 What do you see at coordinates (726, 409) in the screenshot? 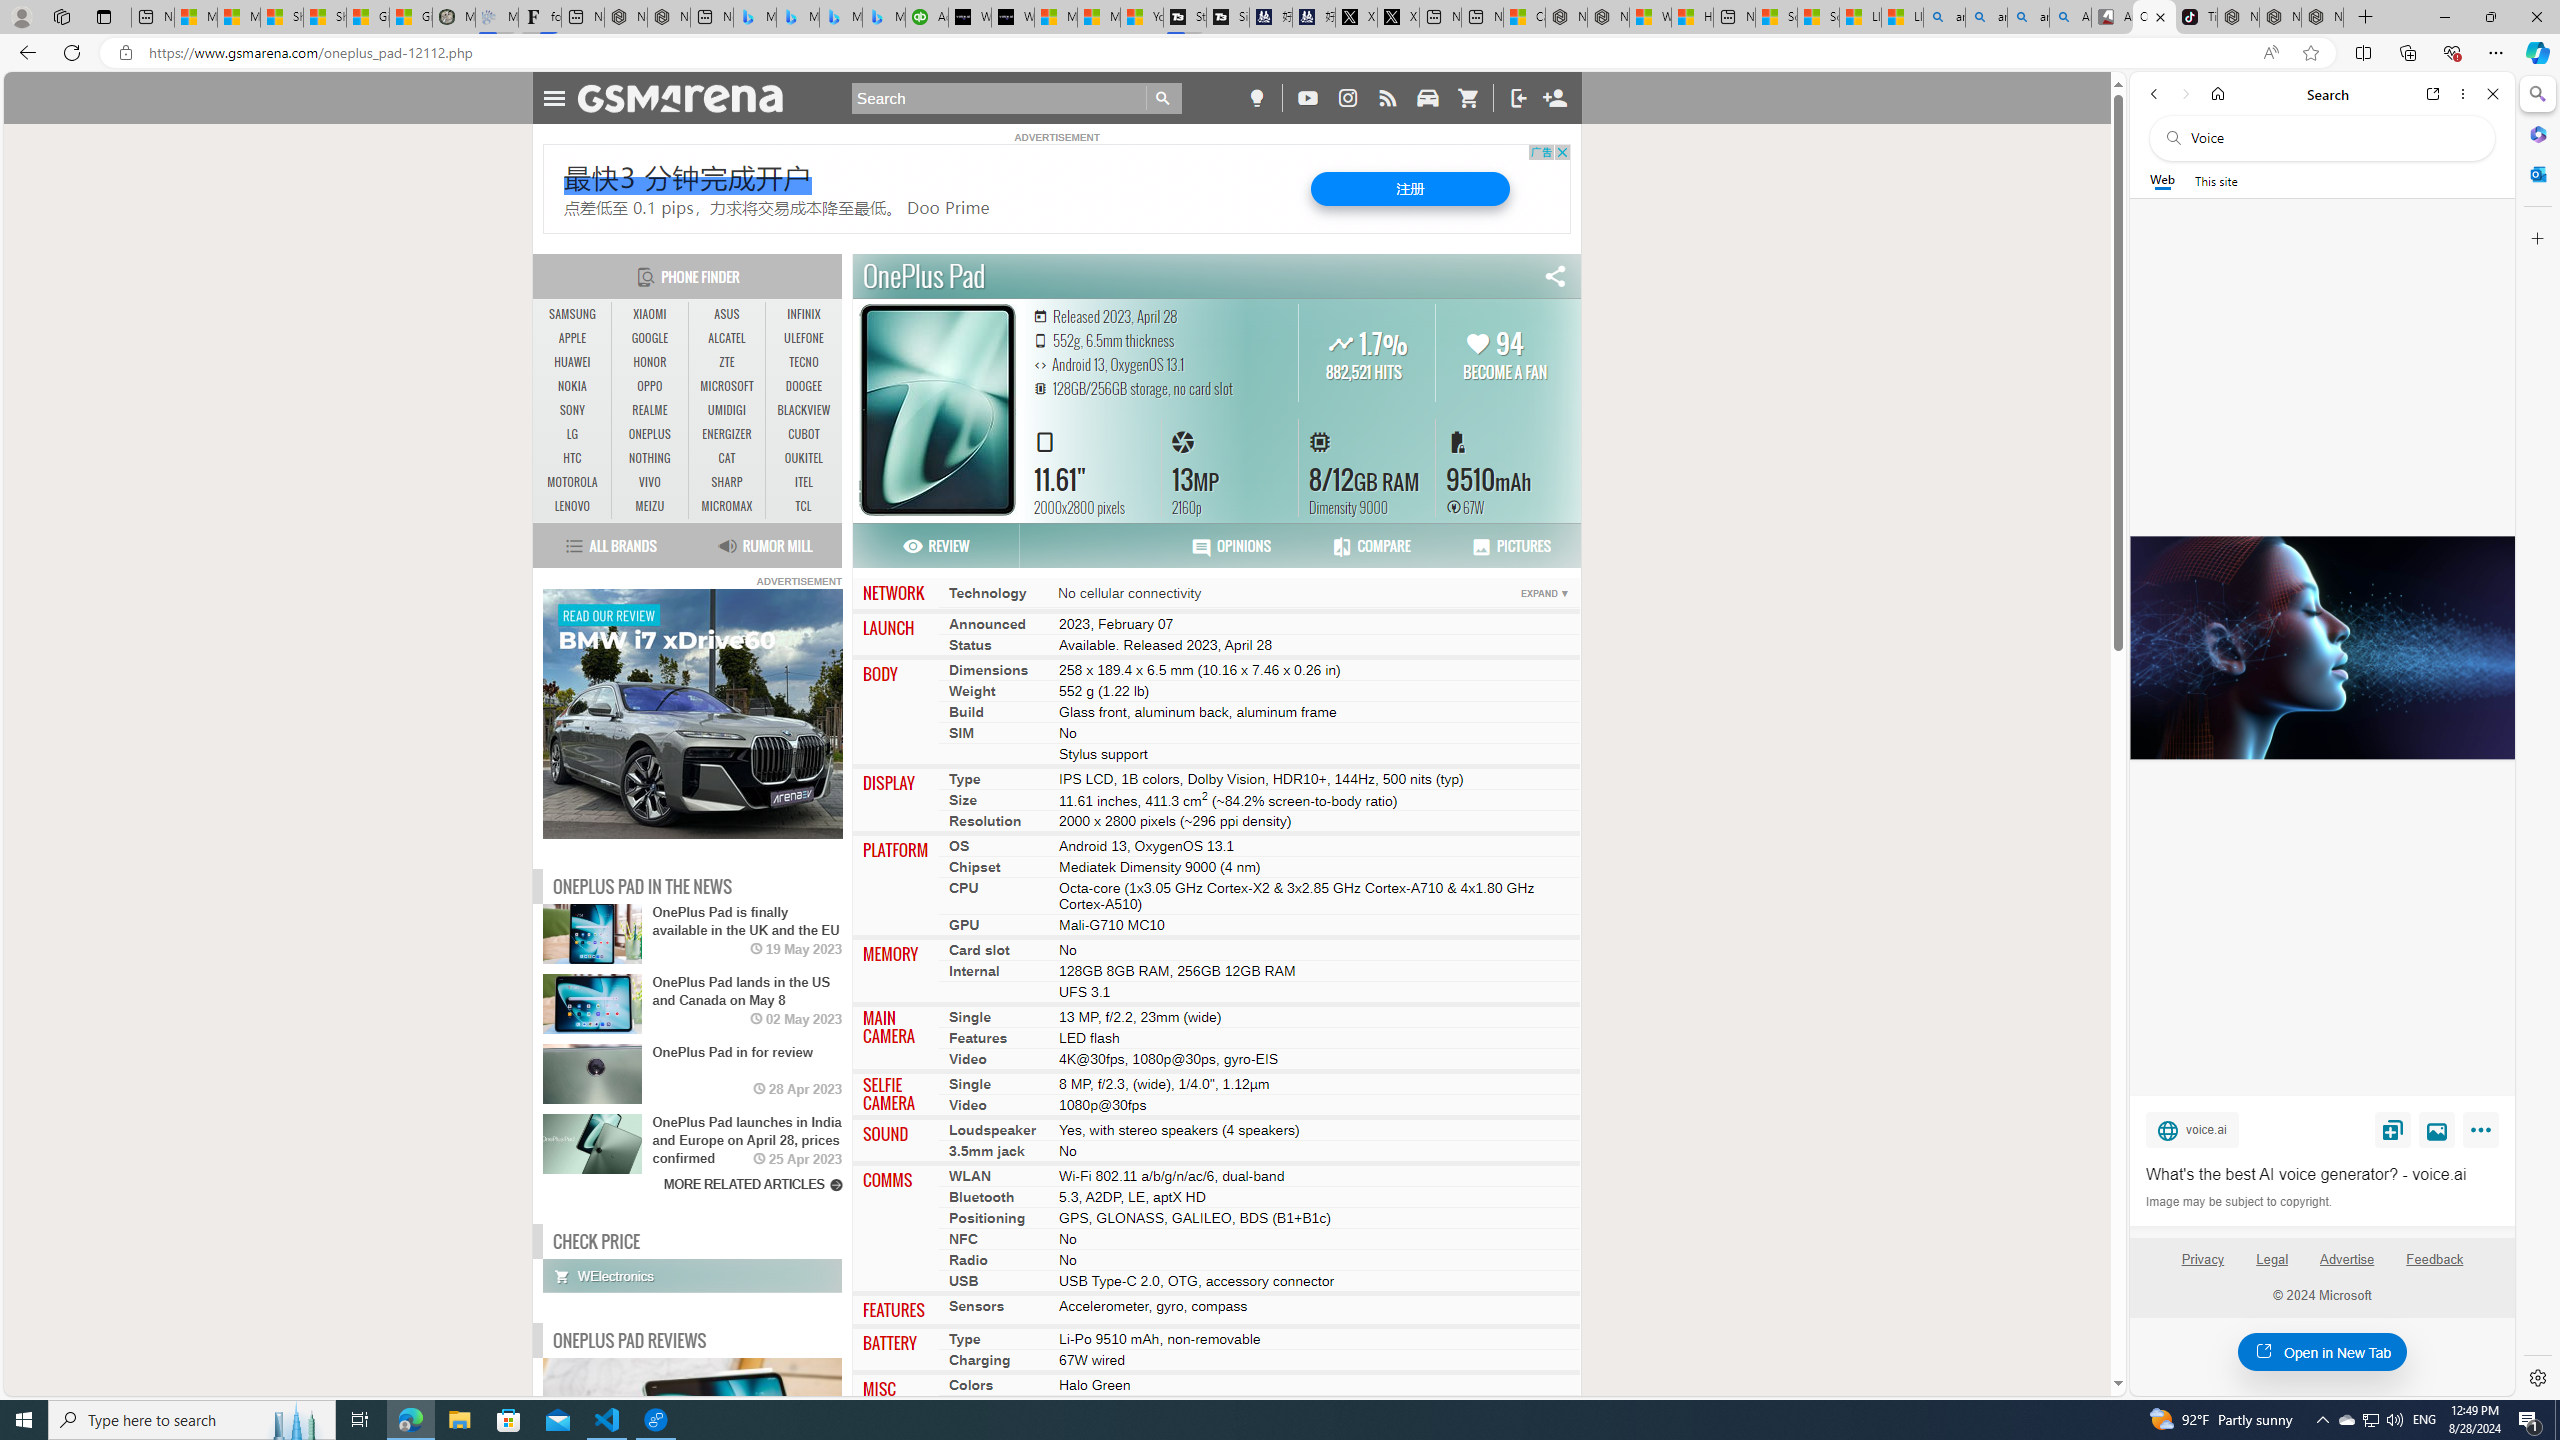
I see `'UMIDIGI'` at bounding box center [726, 409].